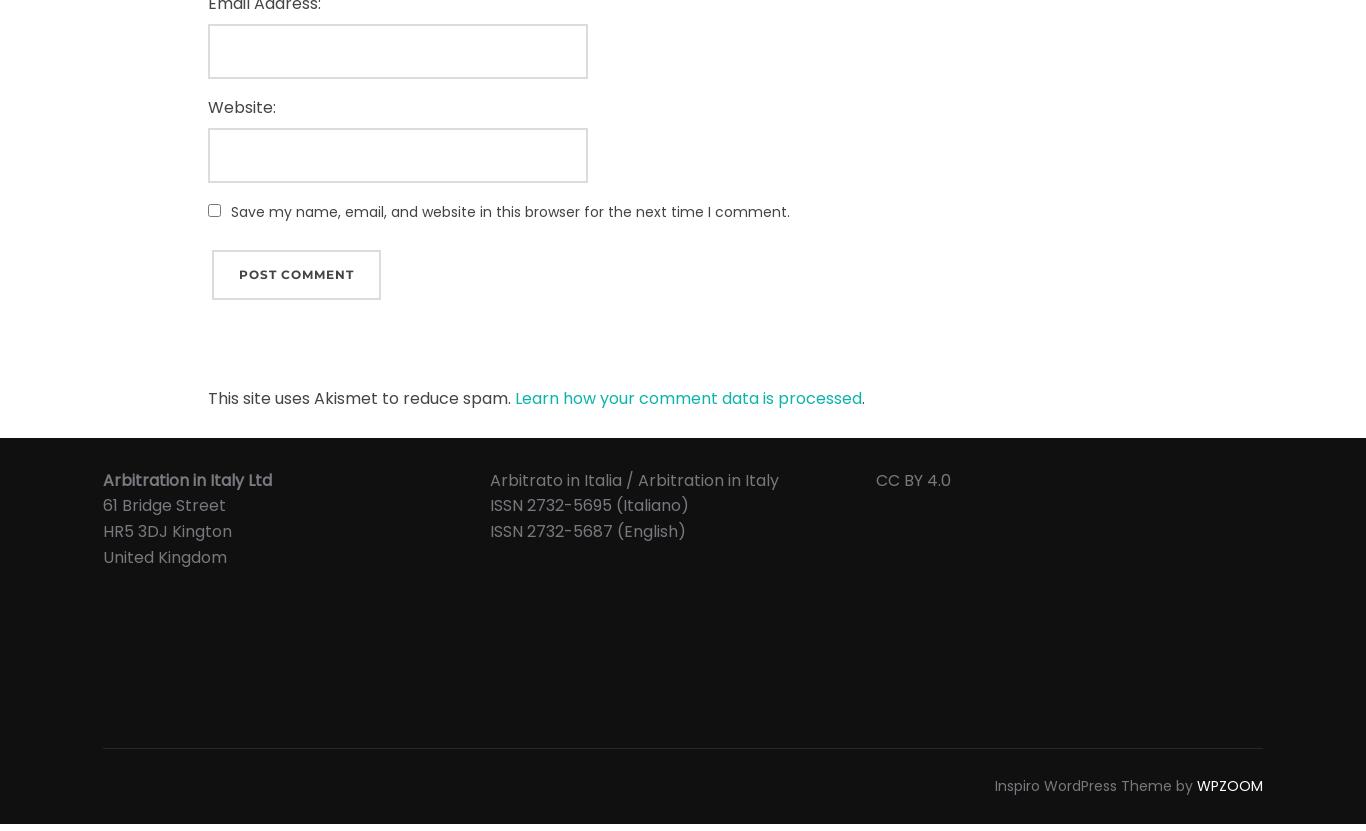  I want to click on 'Arbitrato in Italia / Arbitration in Italy', so click(632, 479).